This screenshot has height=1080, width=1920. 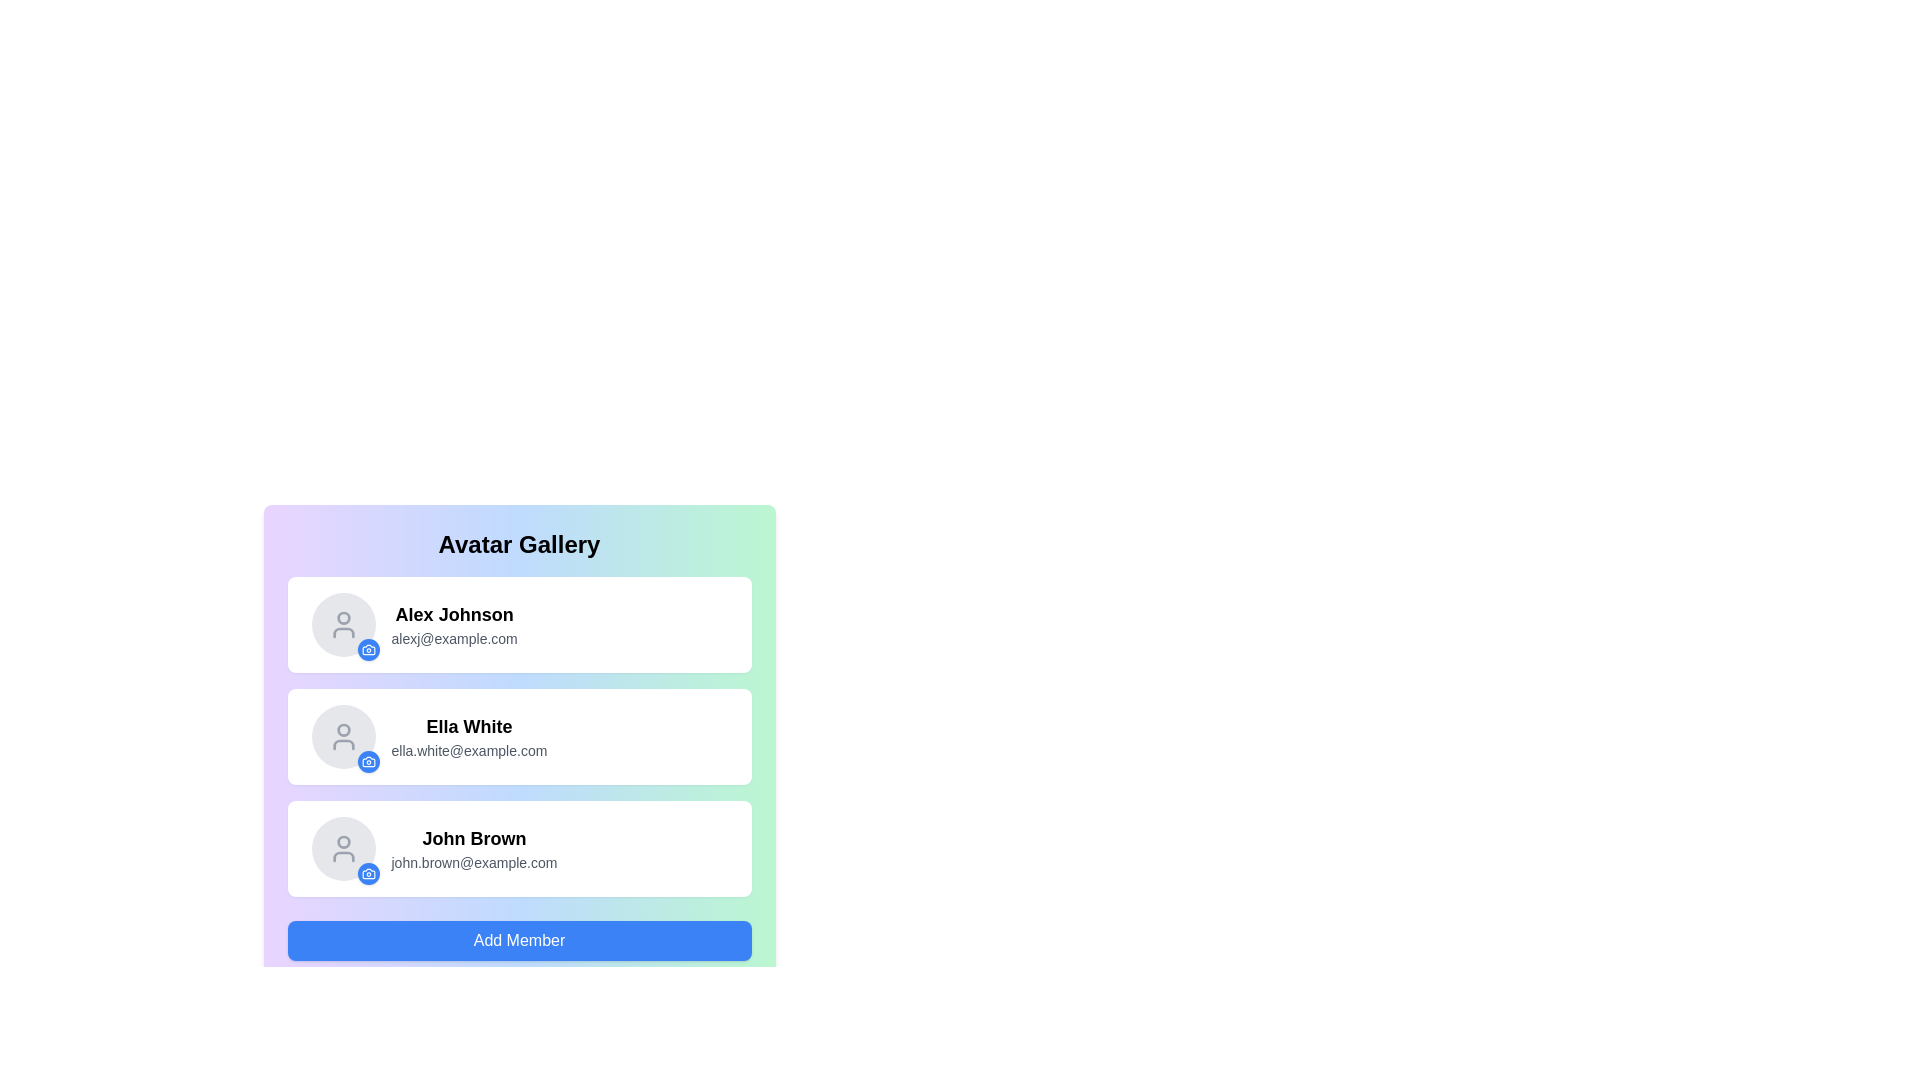 I want to click on the small circular button with an icon, so click(x=368, y=873).